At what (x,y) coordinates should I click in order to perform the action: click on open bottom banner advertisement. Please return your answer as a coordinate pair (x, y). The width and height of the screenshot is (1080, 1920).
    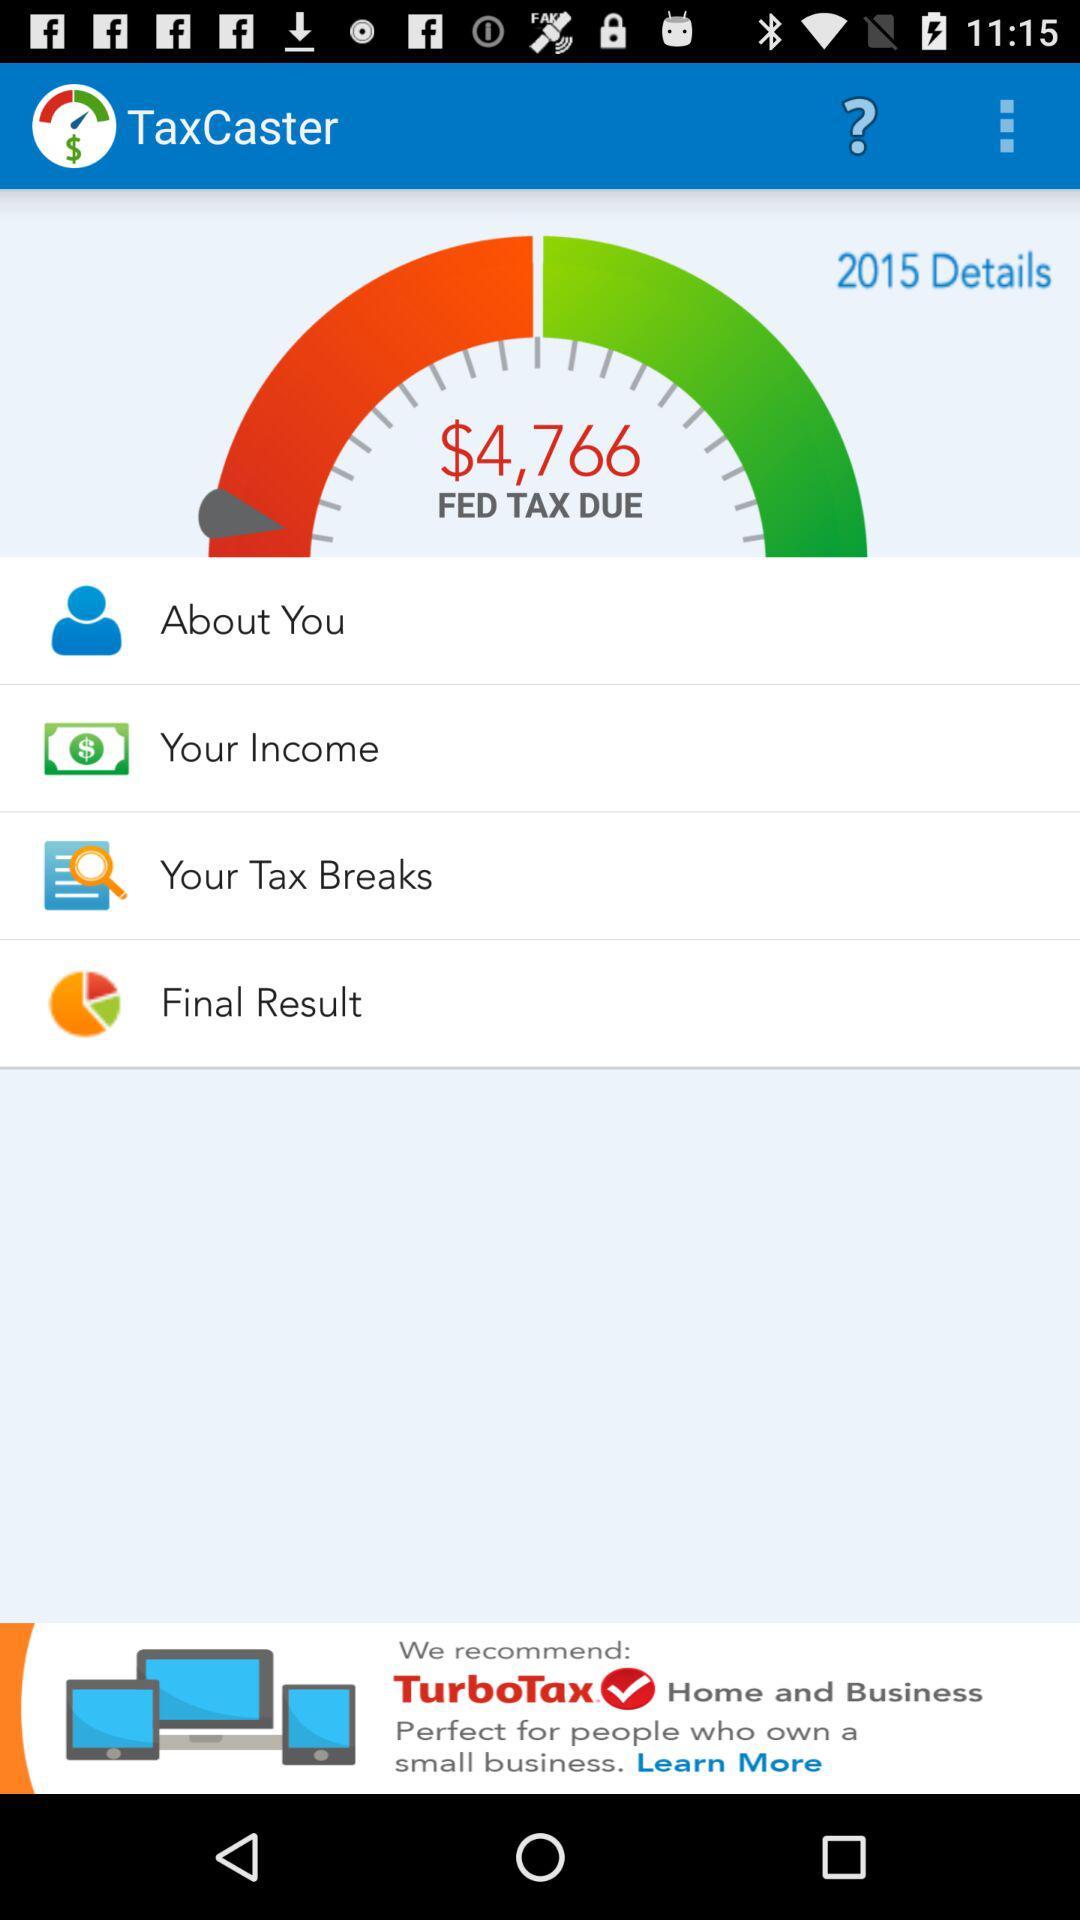
    Looking at the image, I should click on (540, 1707).